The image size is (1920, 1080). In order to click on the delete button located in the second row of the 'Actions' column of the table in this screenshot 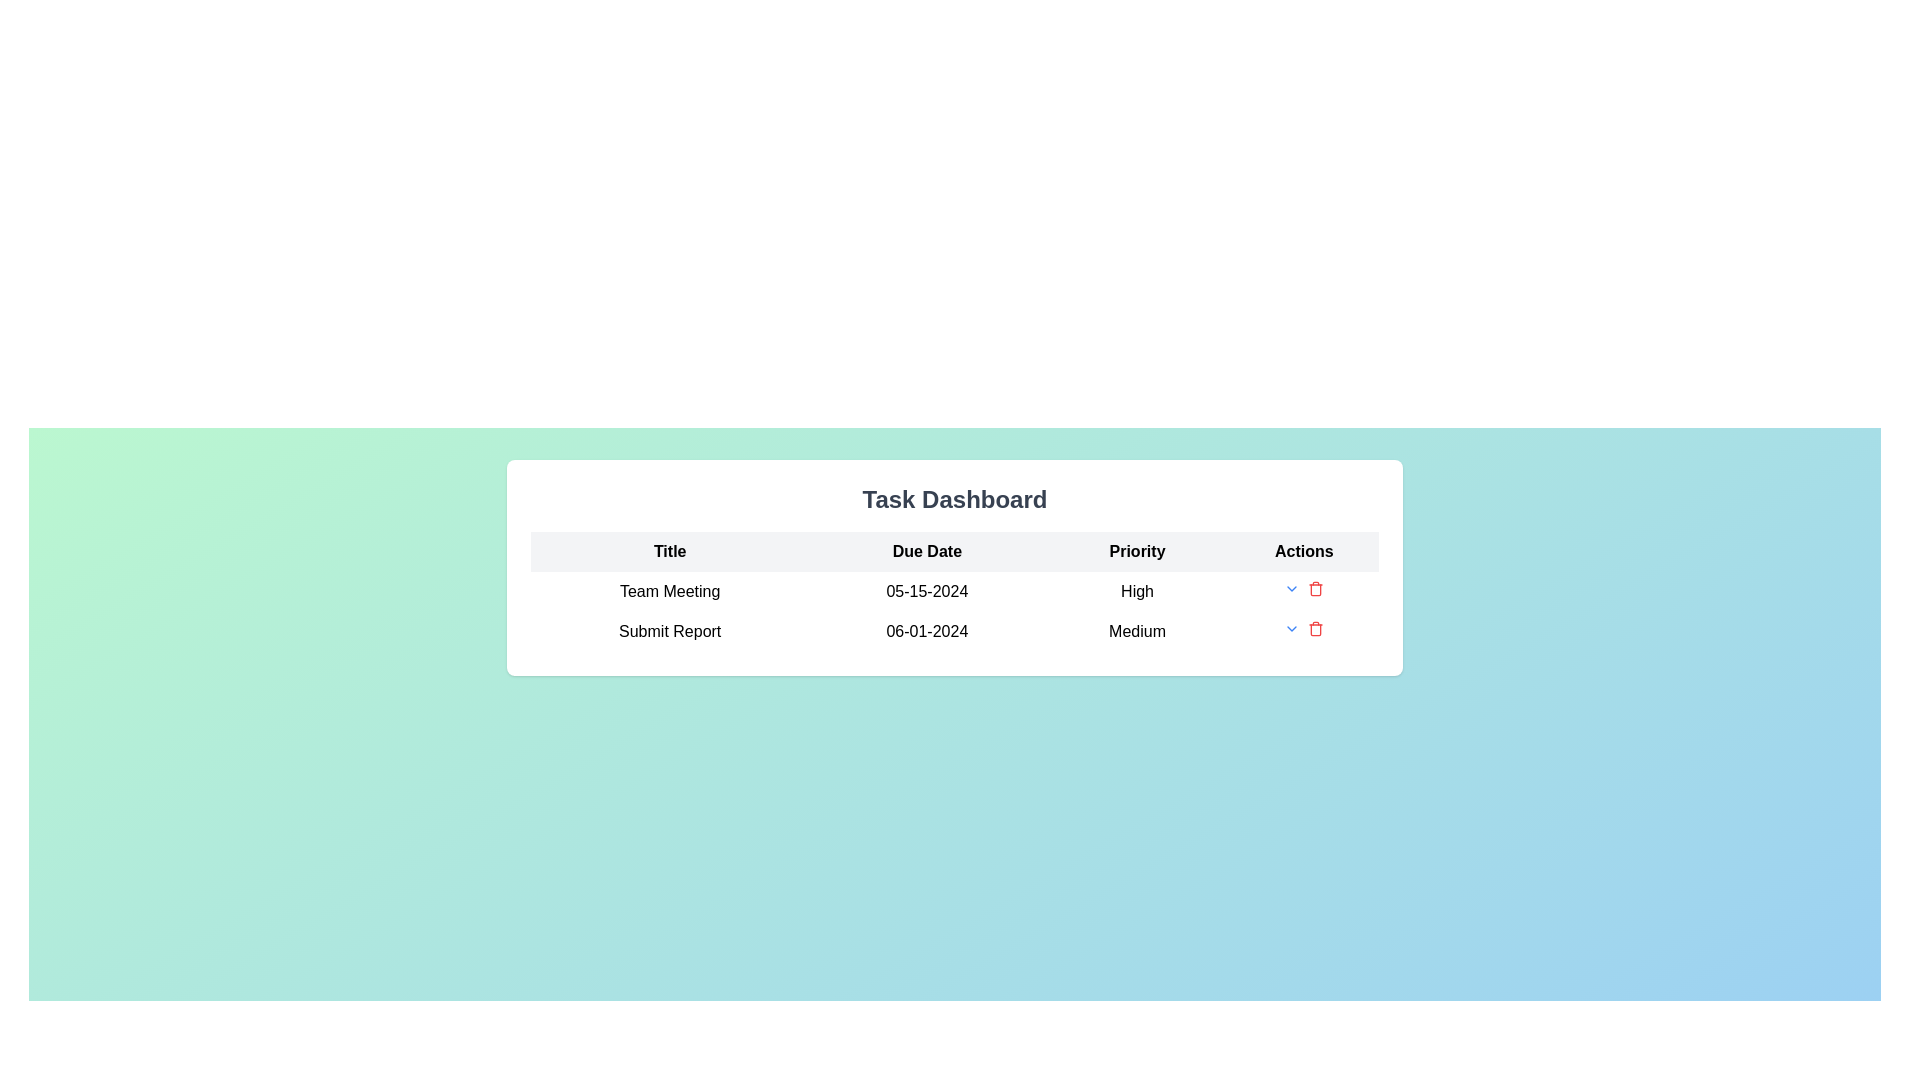, I will do `click(1316, 588)`.